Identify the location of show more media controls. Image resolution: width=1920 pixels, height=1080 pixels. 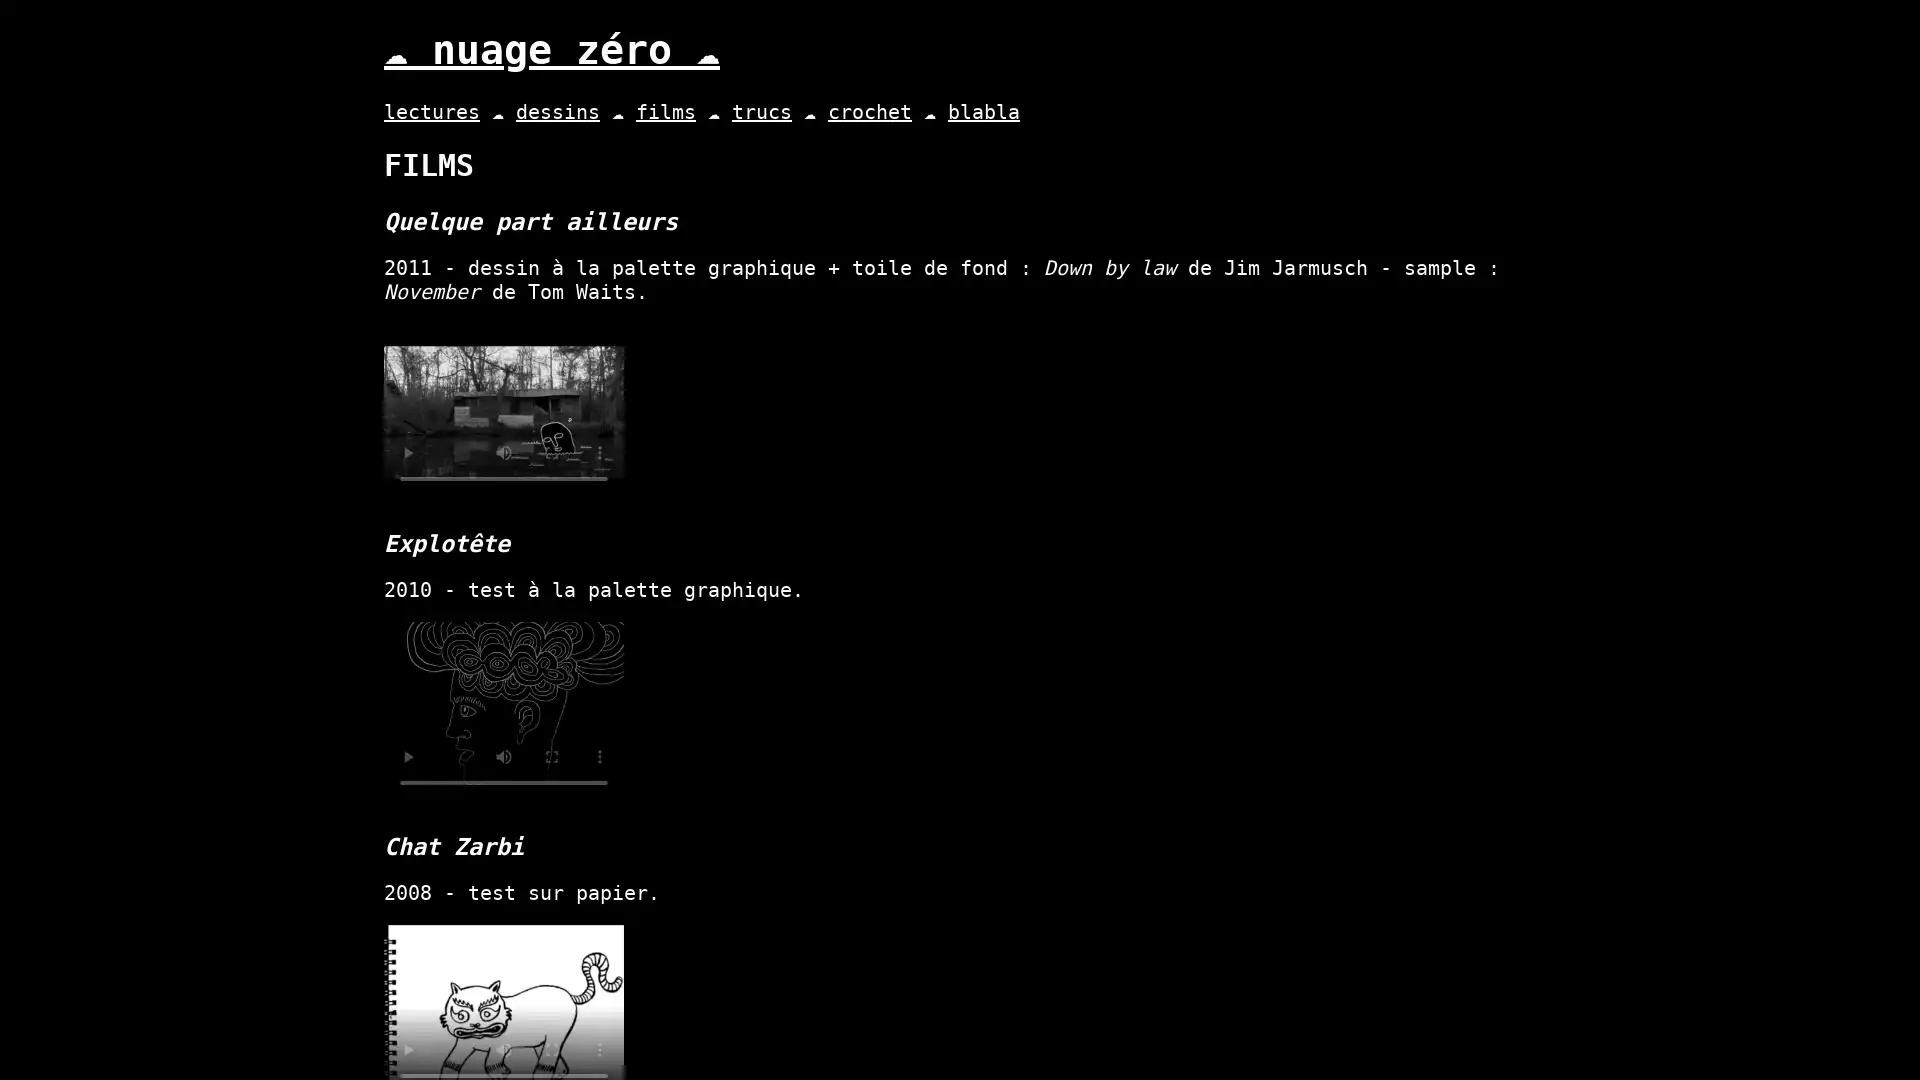
(599, 1048).